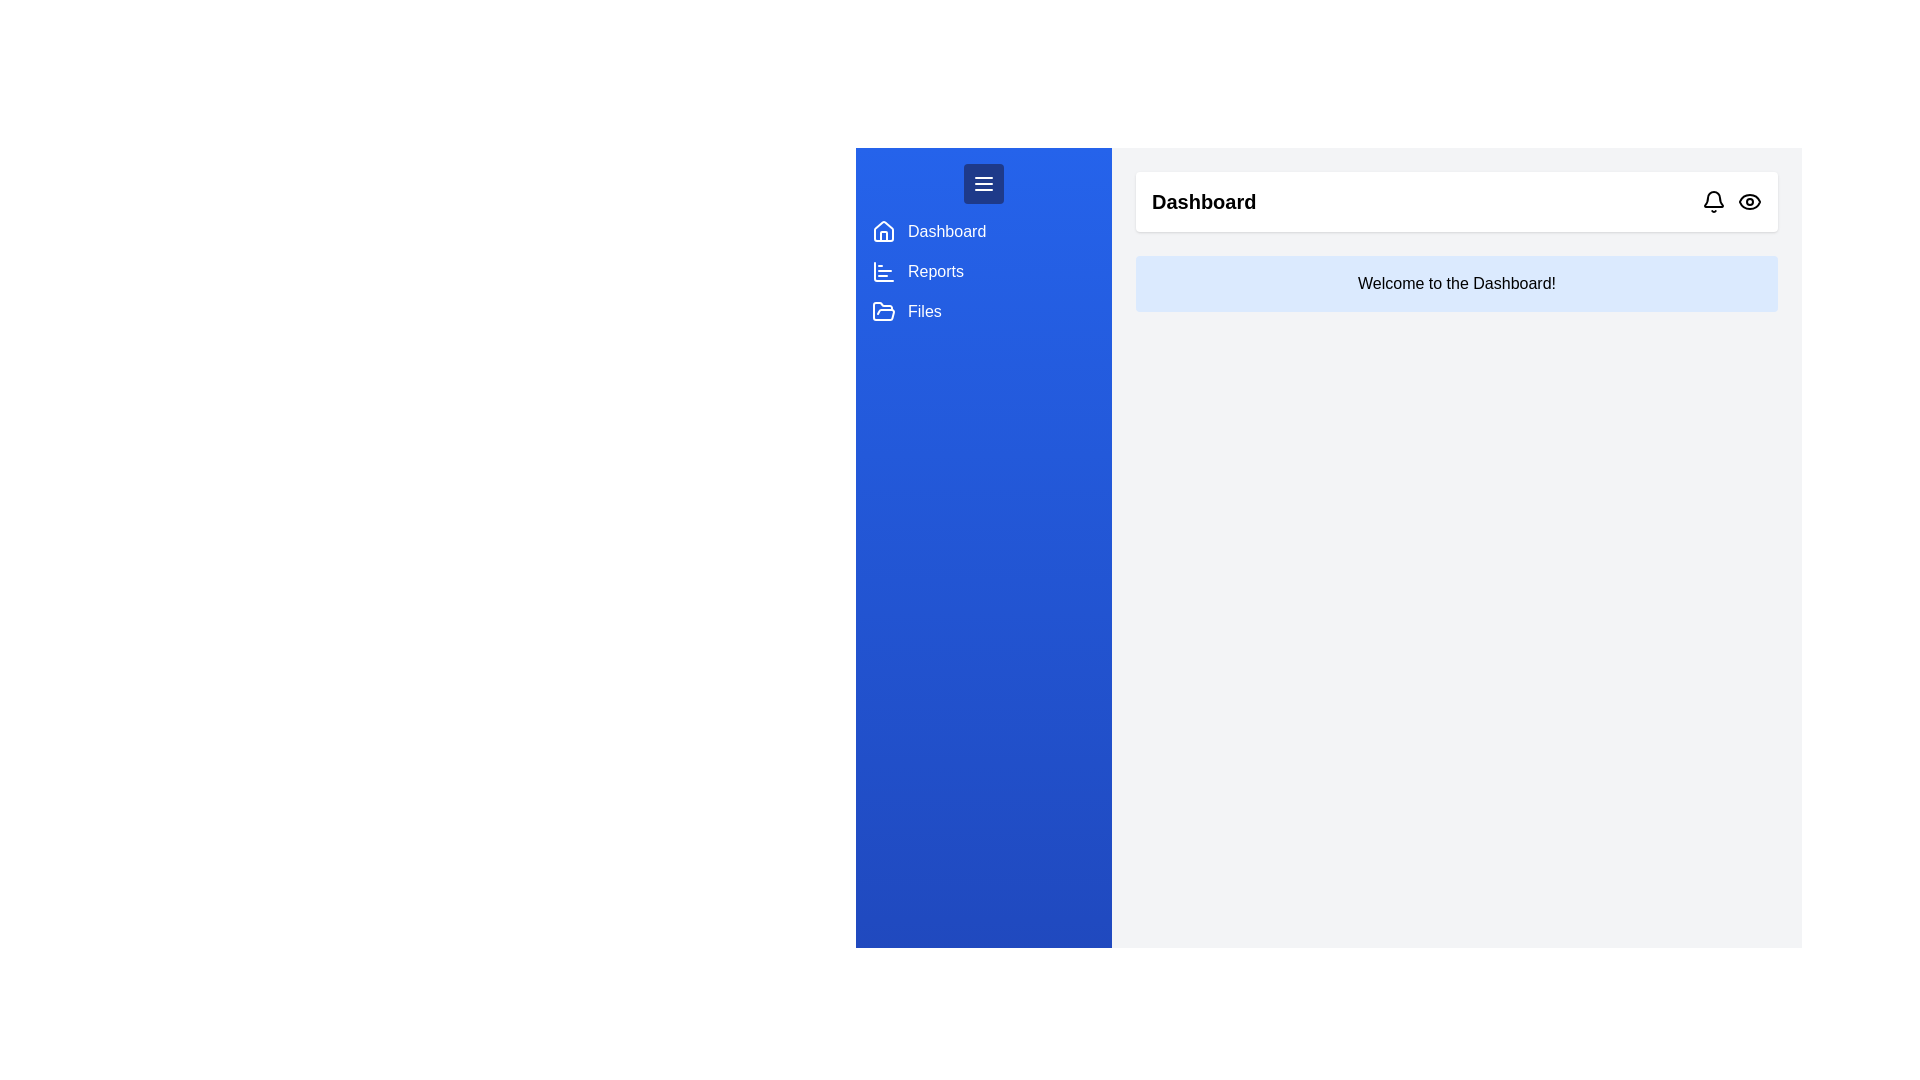  What do you see at coordinates (935, 272) in the screenshot?
I see `the 'Reports' navigation link located directly under the 'Dashboard' menu item in the vertical navigation bar on the left` at bounding box center [935, 272].